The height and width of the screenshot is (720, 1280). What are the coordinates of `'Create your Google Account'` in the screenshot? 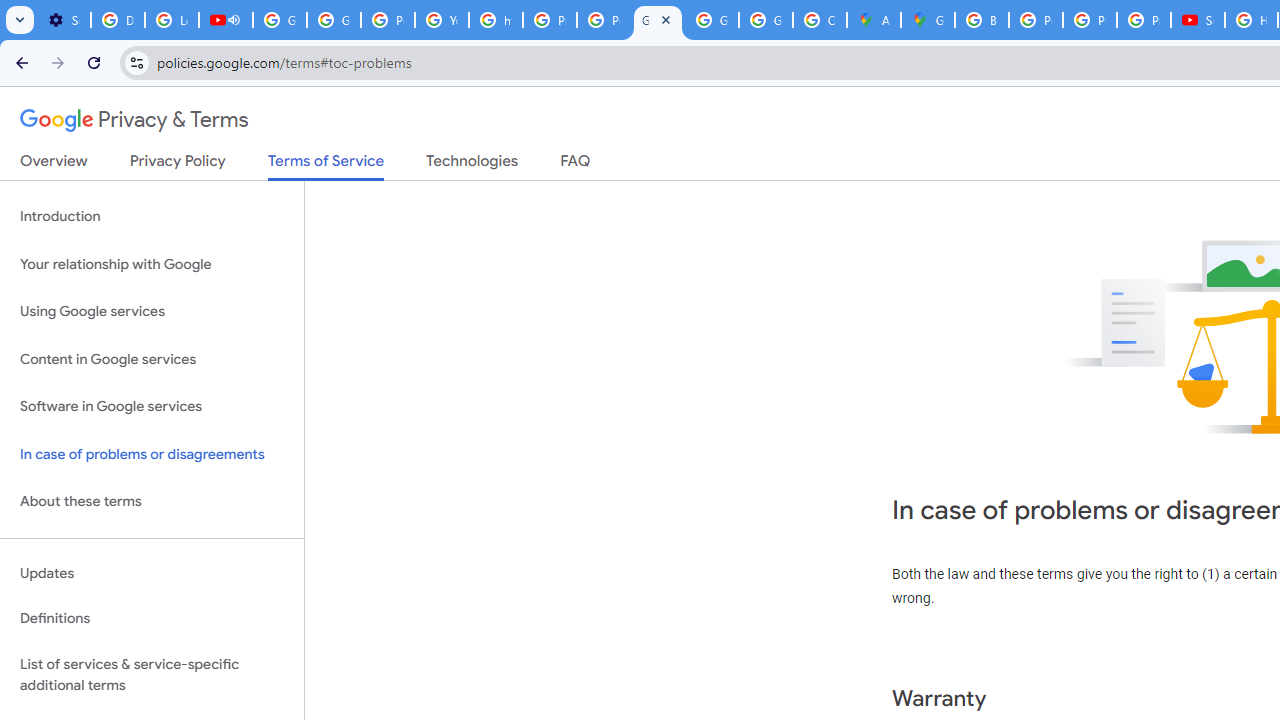 It's located at (819, 20).